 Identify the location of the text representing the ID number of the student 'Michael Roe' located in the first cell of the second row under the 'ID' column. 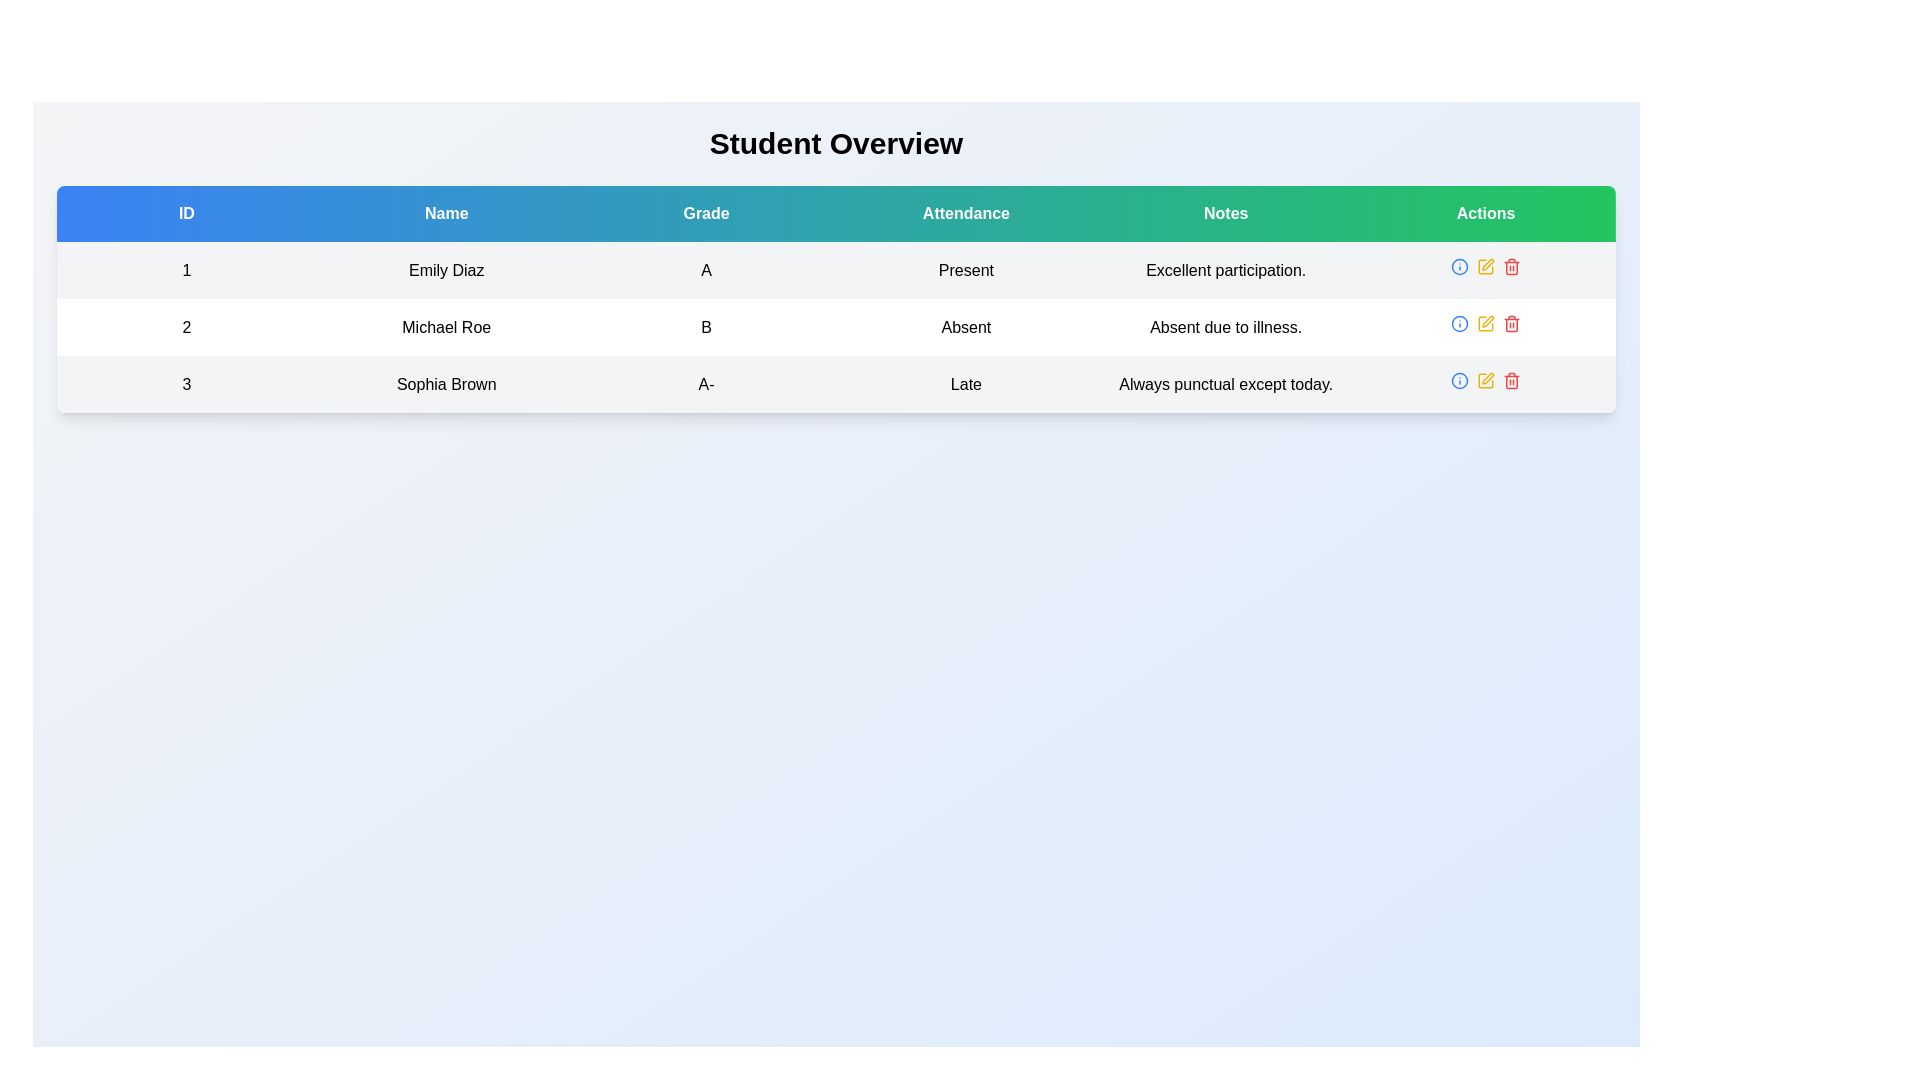
(186, 326).